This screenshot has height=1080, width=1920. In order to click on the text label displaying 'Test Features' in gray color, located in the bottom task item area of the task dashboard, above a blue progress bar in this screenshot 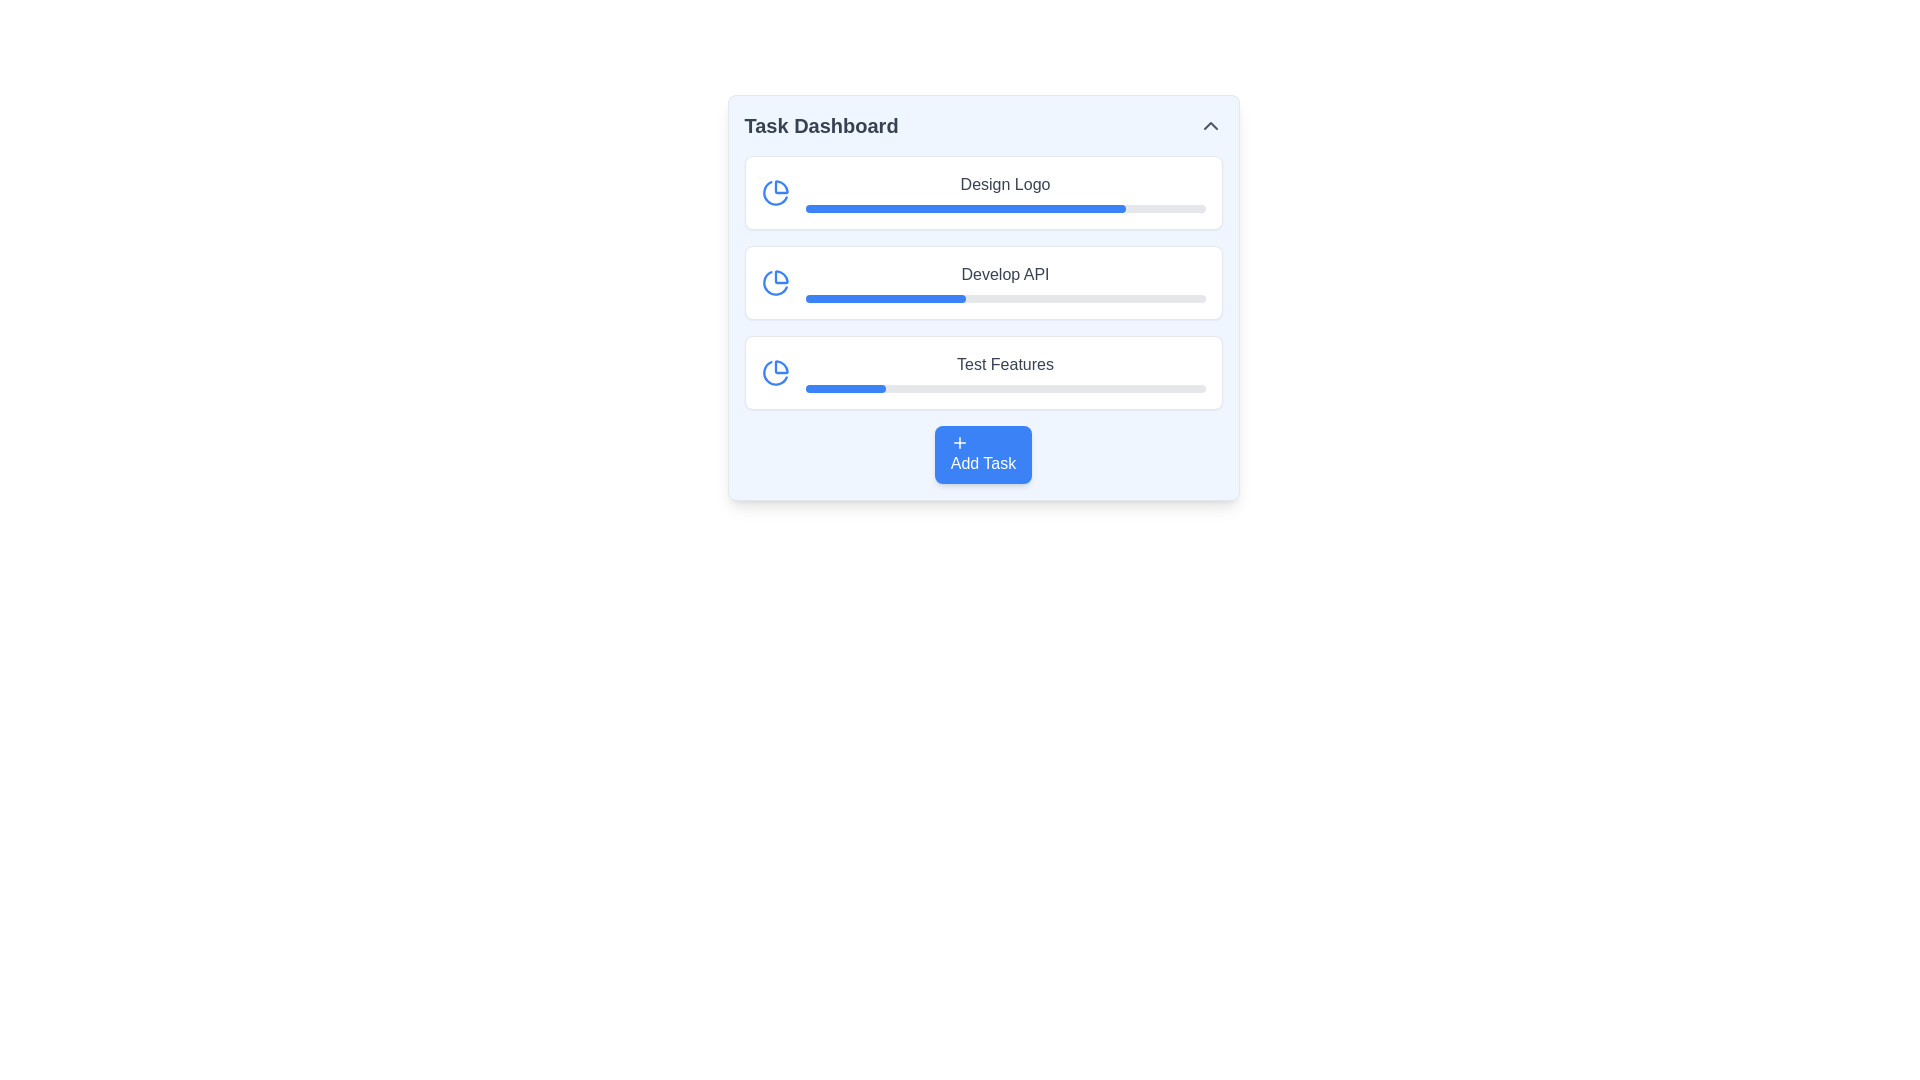, I will do `click(1005, 365)`.